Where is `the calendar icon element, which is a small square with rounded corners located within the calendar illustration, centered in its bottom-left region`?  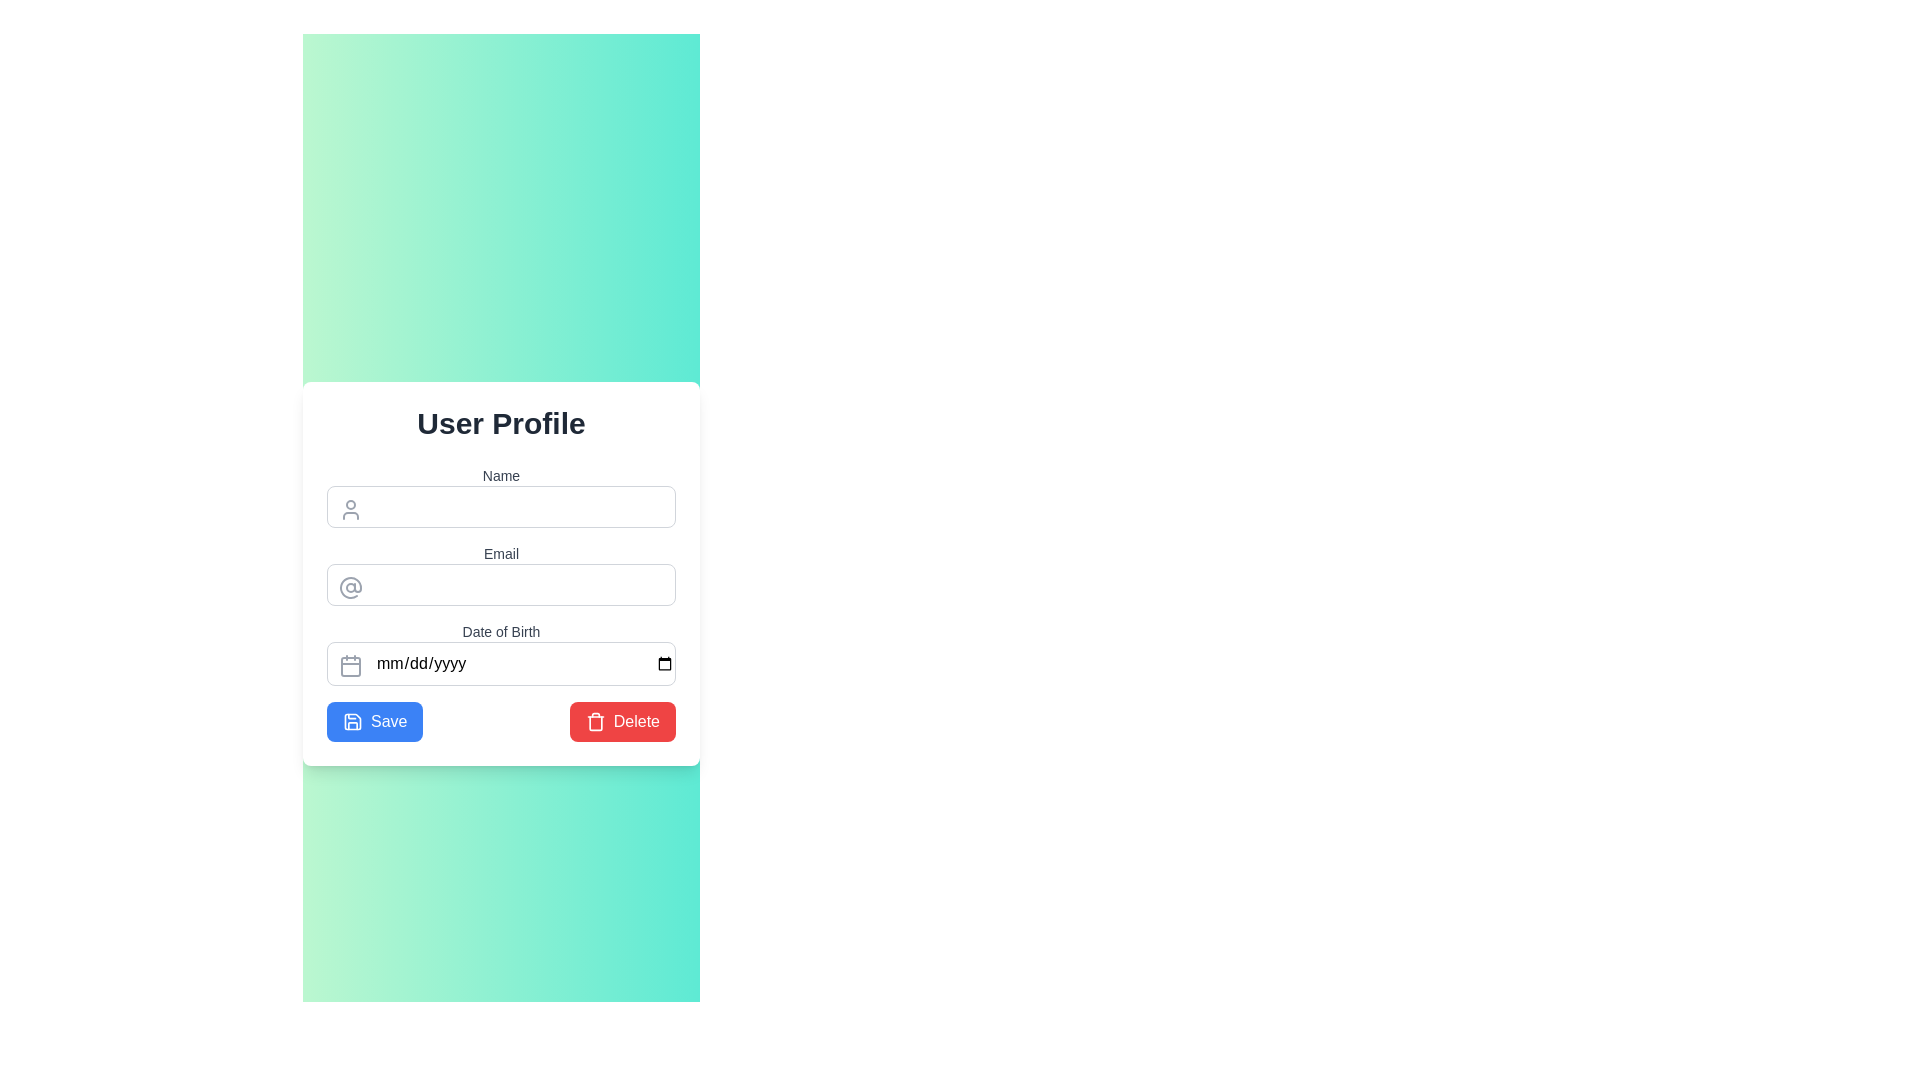 the calendar icon element, which is a small square with rounded corners located within the calendar illustration, centered in its bottom-left region is located at coordinates (350, 667).